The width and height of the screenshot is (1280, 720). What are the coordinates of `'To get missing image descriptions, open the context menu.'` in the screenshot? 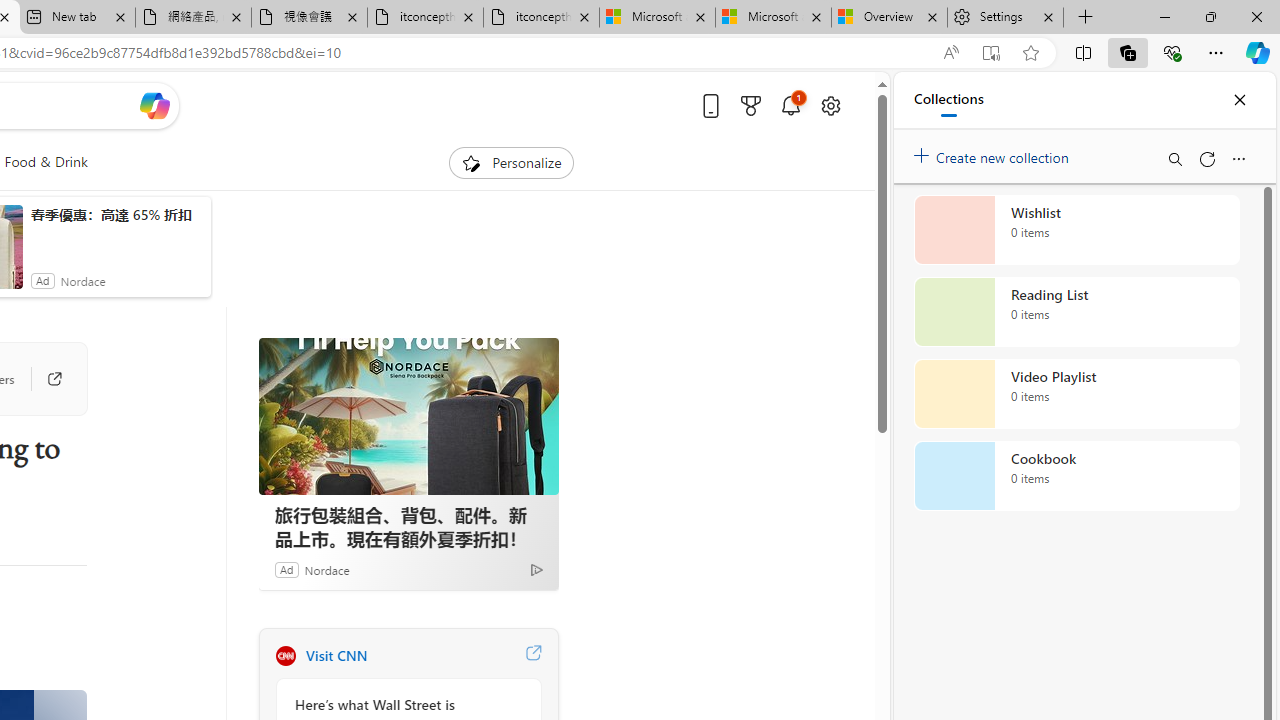 It's located at (470, 161).